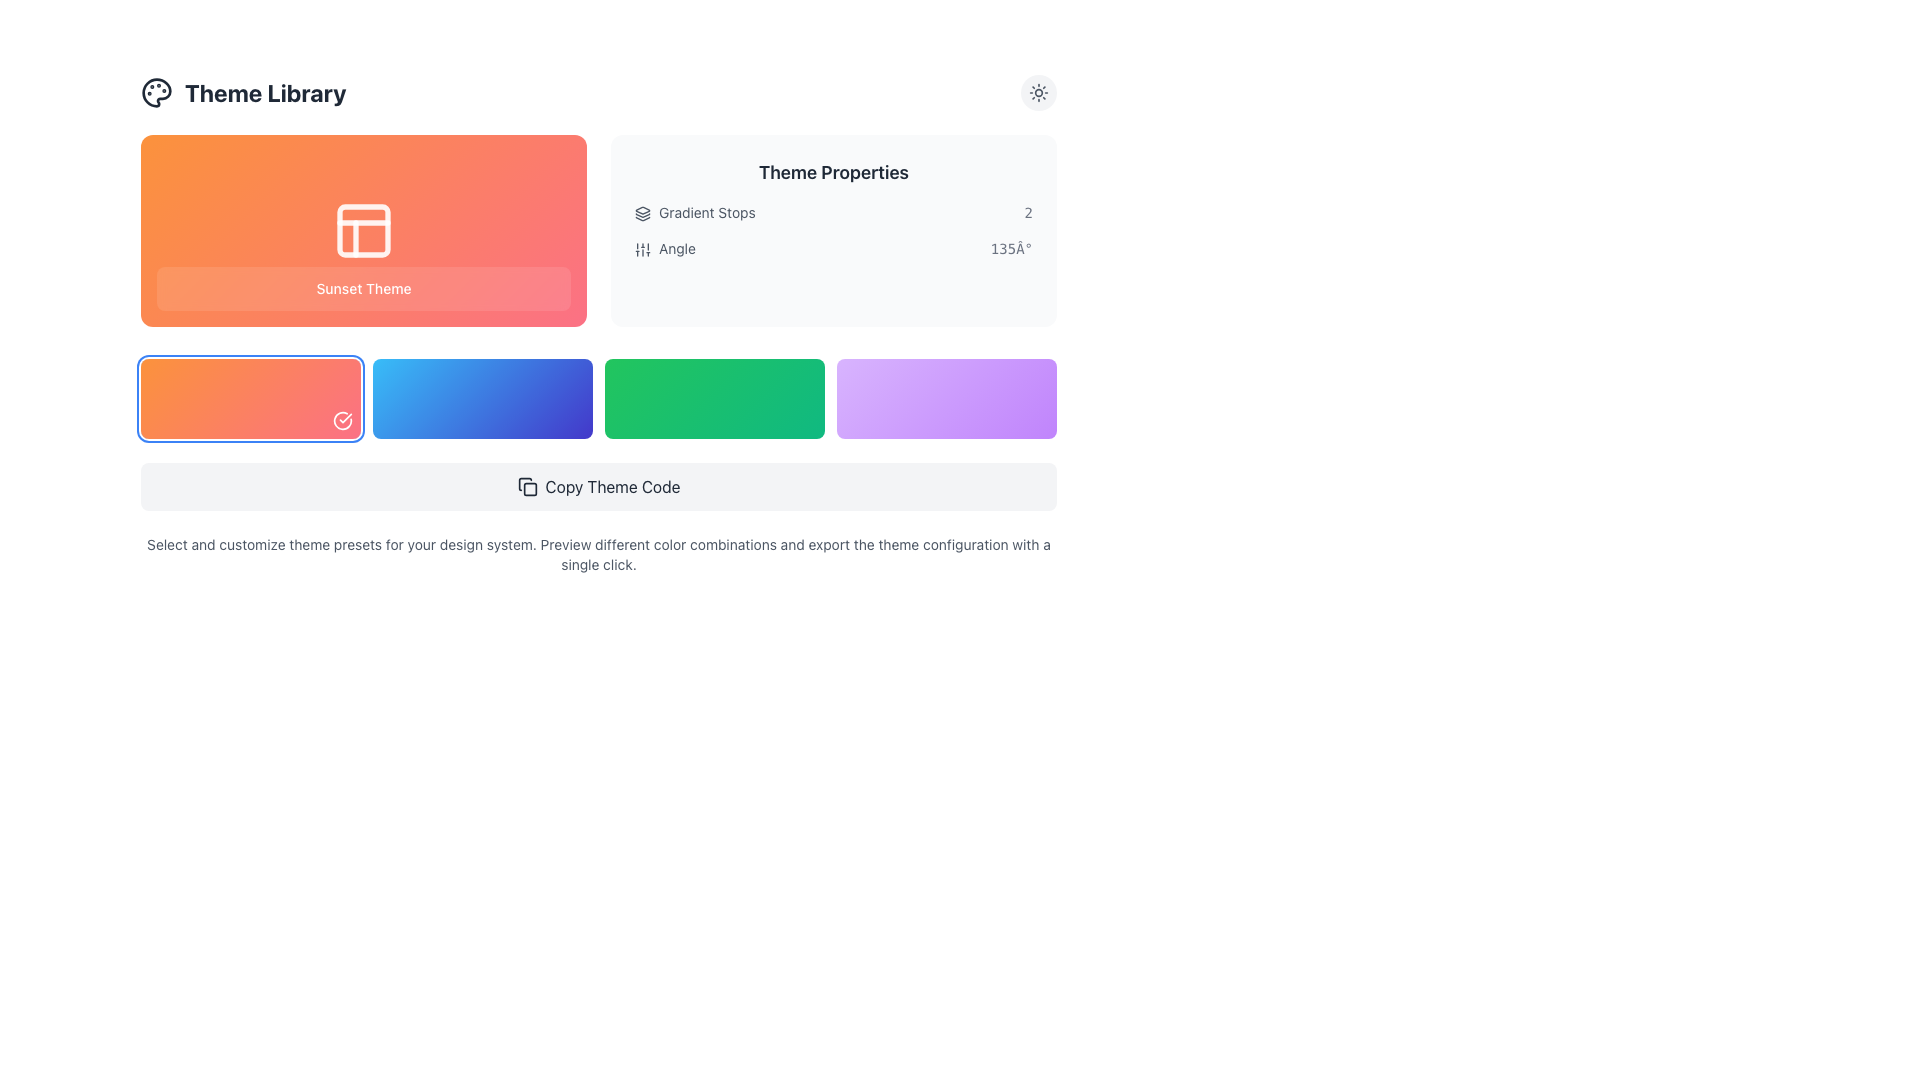 The height and width of the screenshot is (1080, 1920). Describe the element at coordinates (834, 230) in the screenshot. I see `the Informational panel within the 'Theme Properties' section` at that location.